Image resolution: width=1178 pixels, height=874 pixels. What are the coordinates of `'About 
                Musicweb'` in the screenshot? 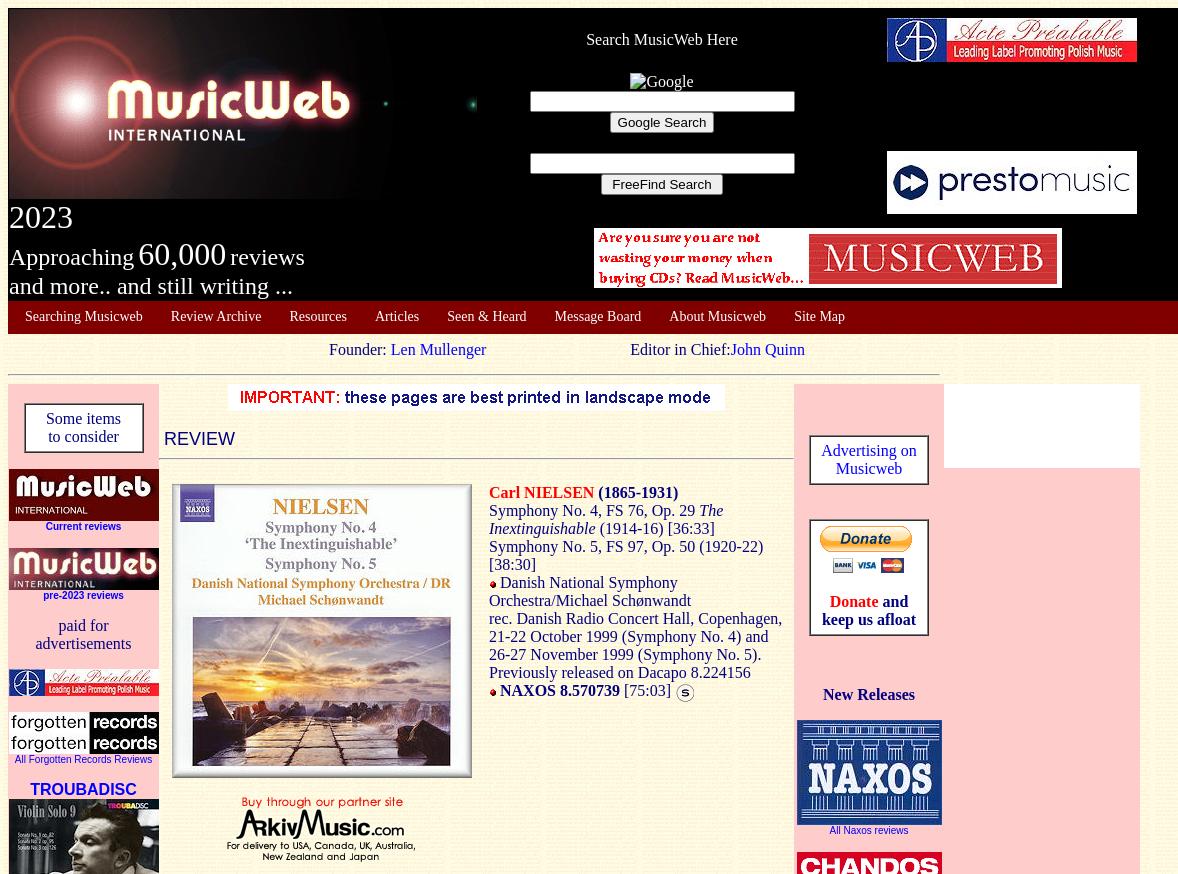 It's located at (72, 341).